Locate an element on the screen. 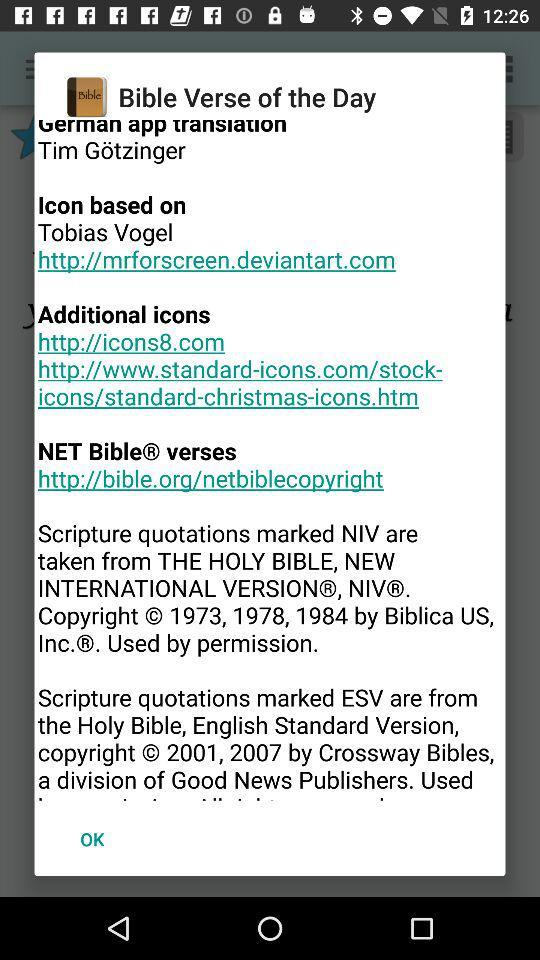 The width and height of the screenshot is (540, 960). the item at the bottom left corner is located at coordinates (91, 839).